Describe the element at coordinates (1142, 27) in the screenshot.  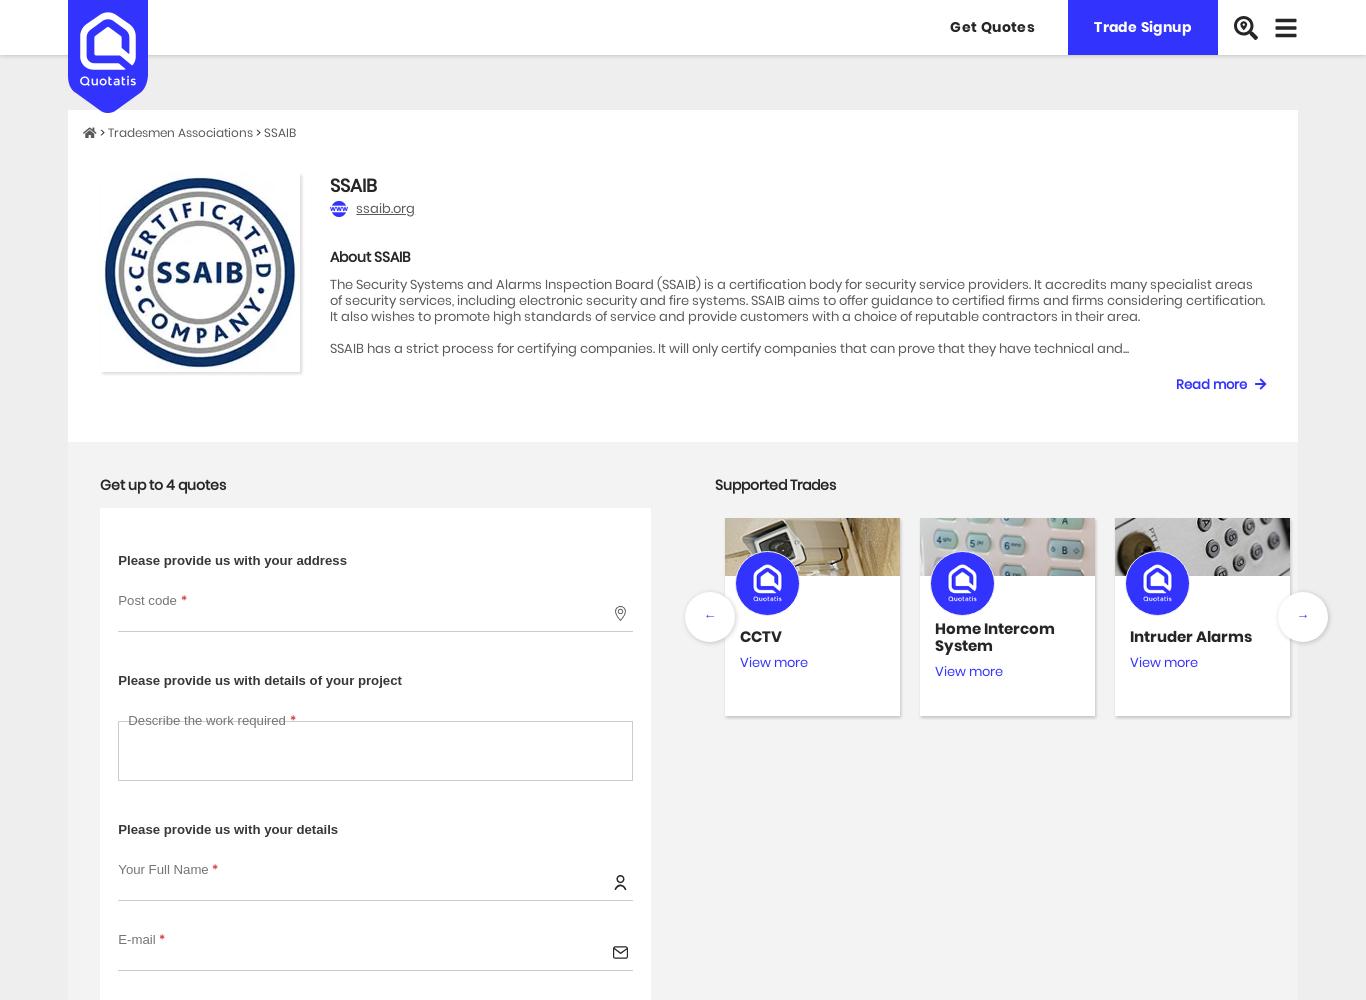
I see `'Trade Signup'` at that location.